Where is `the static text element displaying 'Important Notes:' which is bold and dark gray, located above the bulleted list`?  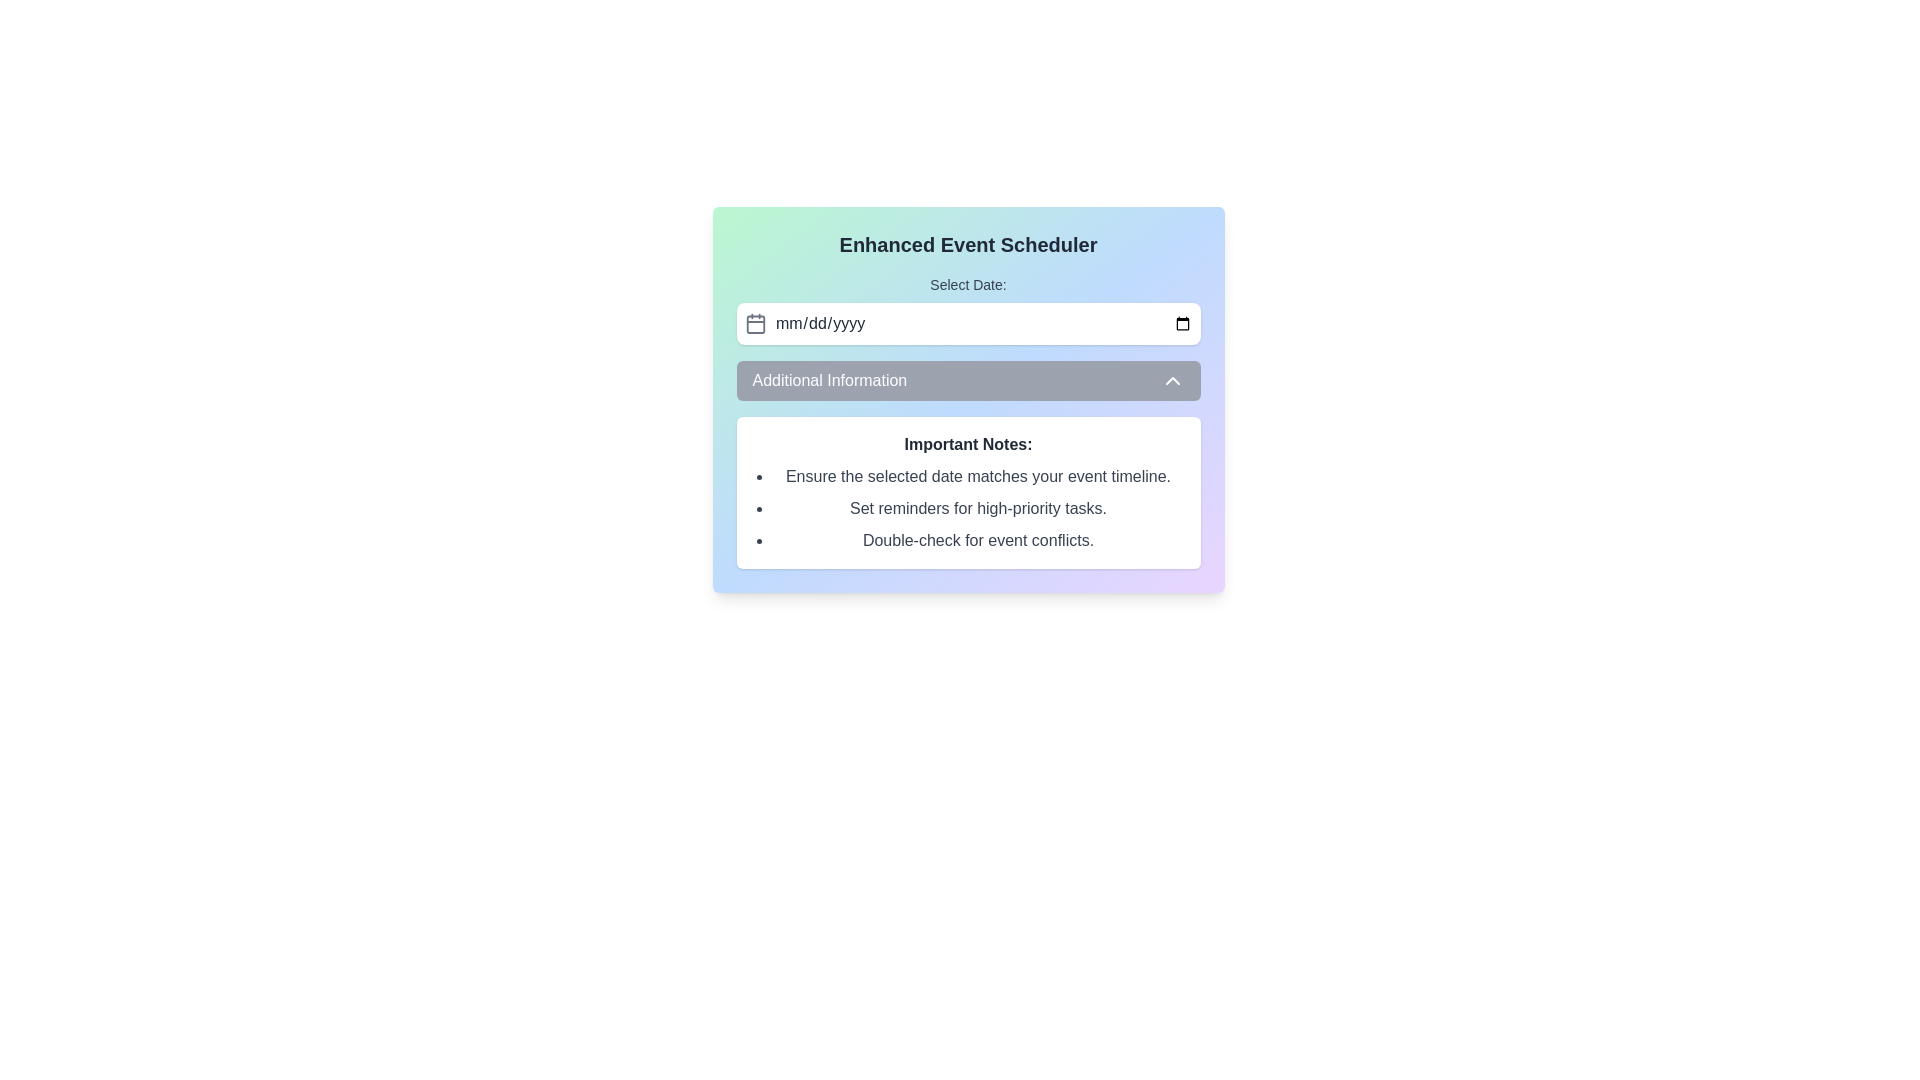 the static text element displaying 'Important Notes:' which is bold and dark gray, located above the bulleted list is located at coordinates (968, 443).